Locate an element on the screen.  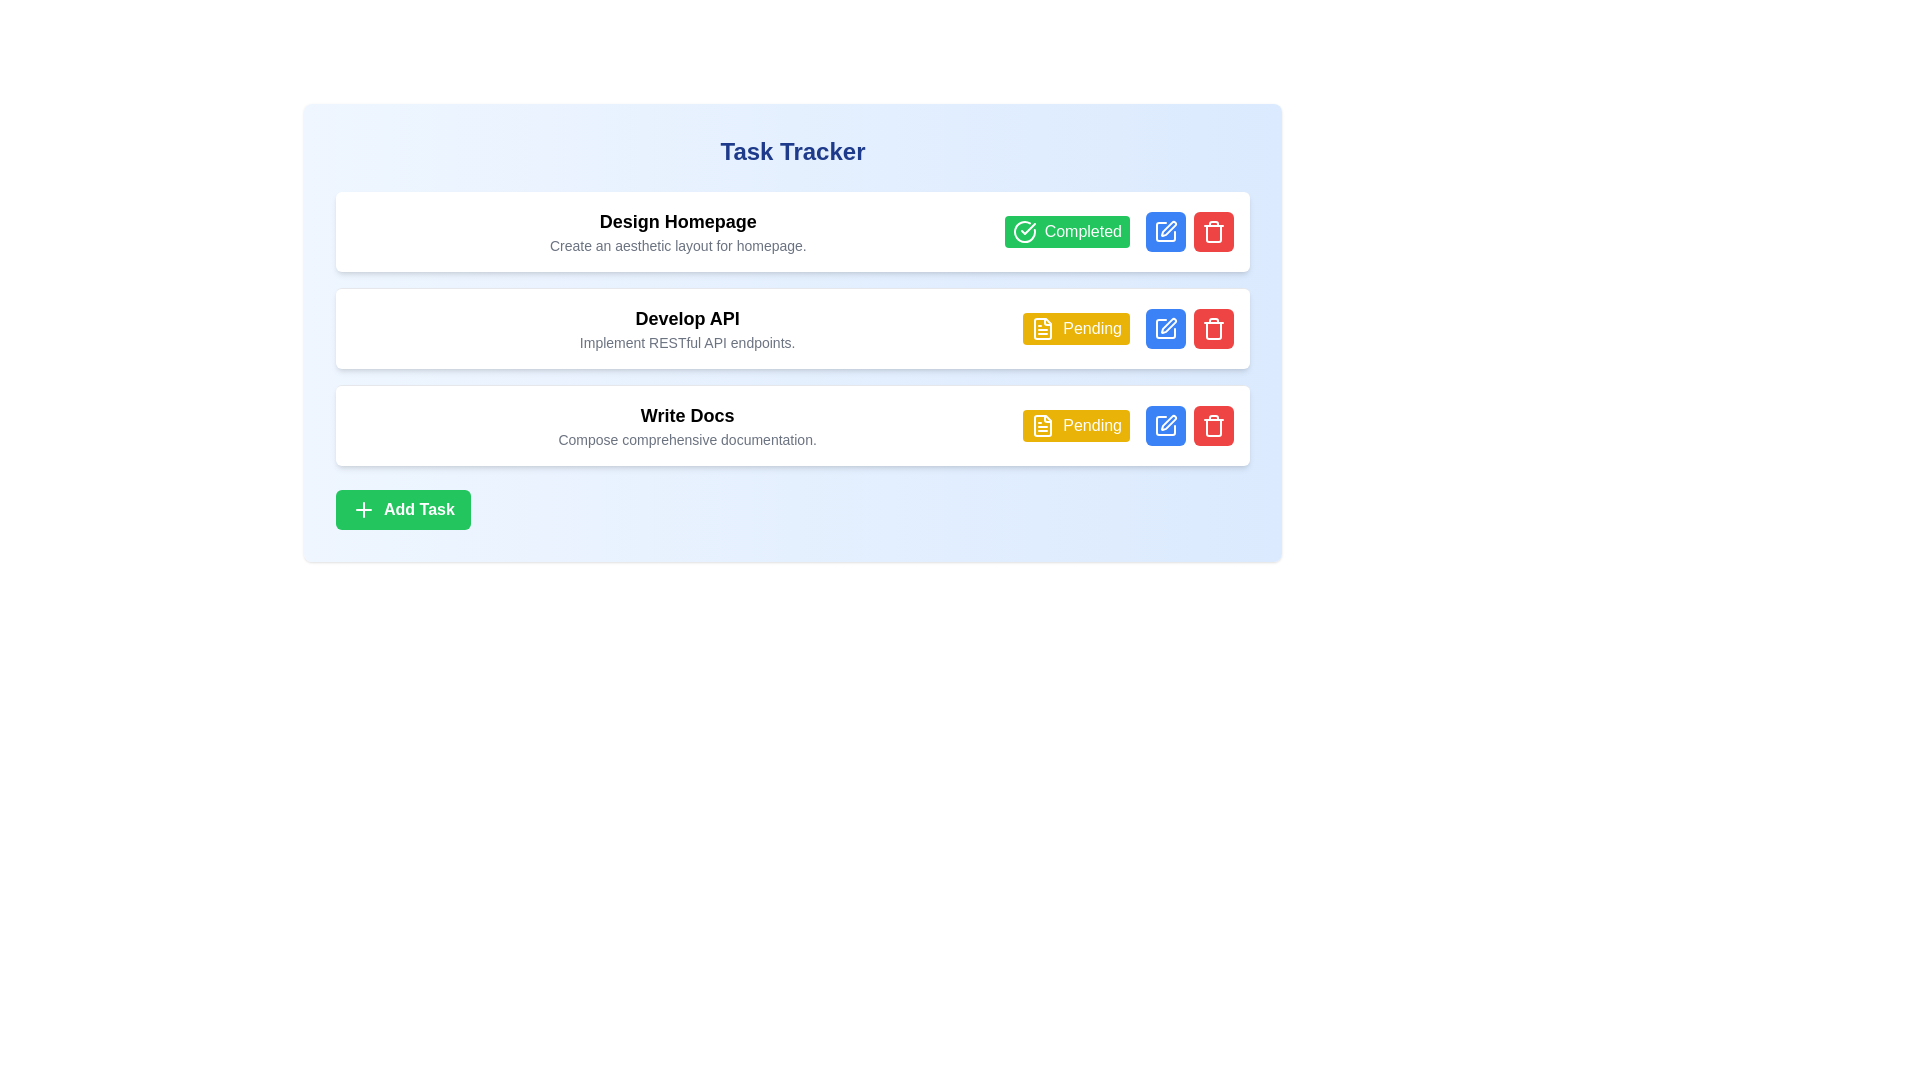
the red trash bin icon located to the right of the 'Design Homepage' task in the 'Task Tracker' application is located at coordinates (1213, 230).